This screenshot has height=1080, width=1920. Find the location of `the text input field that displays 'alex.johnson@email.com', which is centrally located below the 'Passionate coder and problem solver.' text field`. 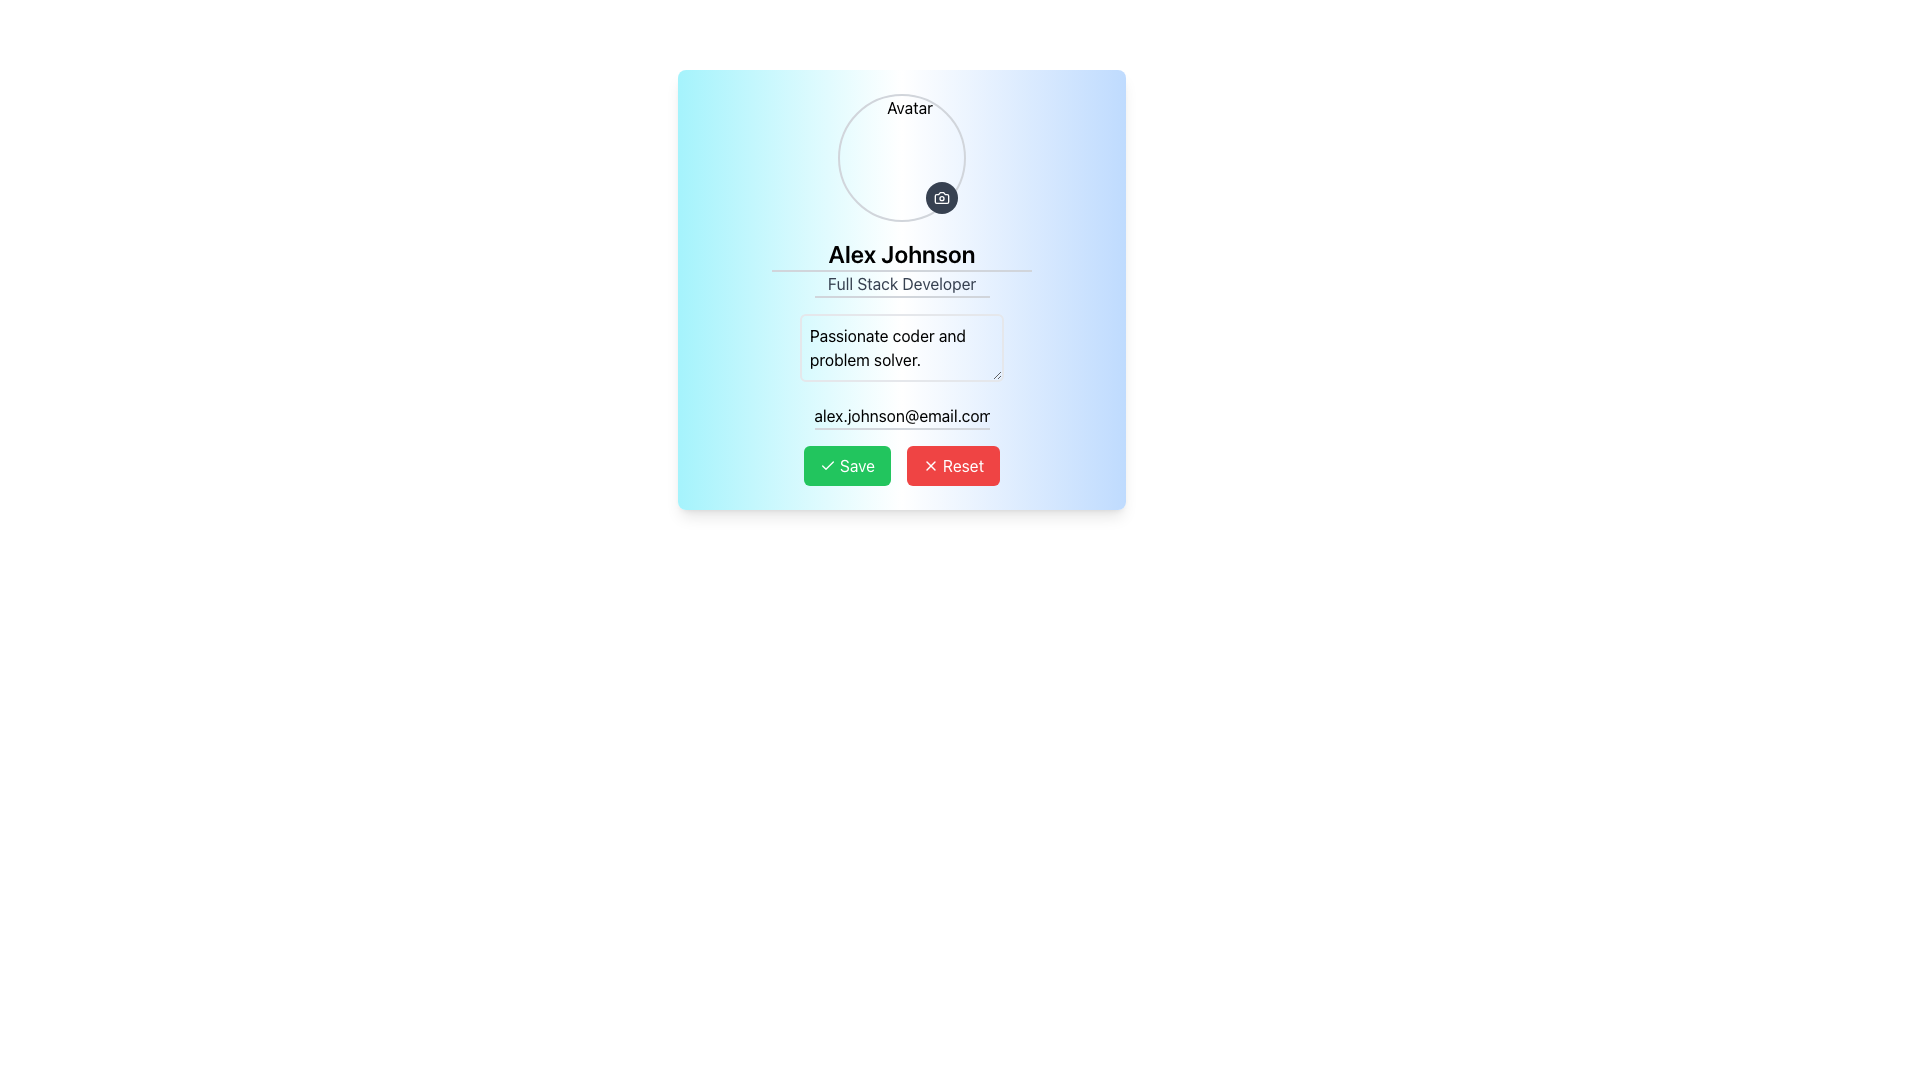

the text input field that displays 'alex.johnson@email.com', which is centrally located below the 'Passionate coder and problem solver.' text field is located at coordinates (901, 415).